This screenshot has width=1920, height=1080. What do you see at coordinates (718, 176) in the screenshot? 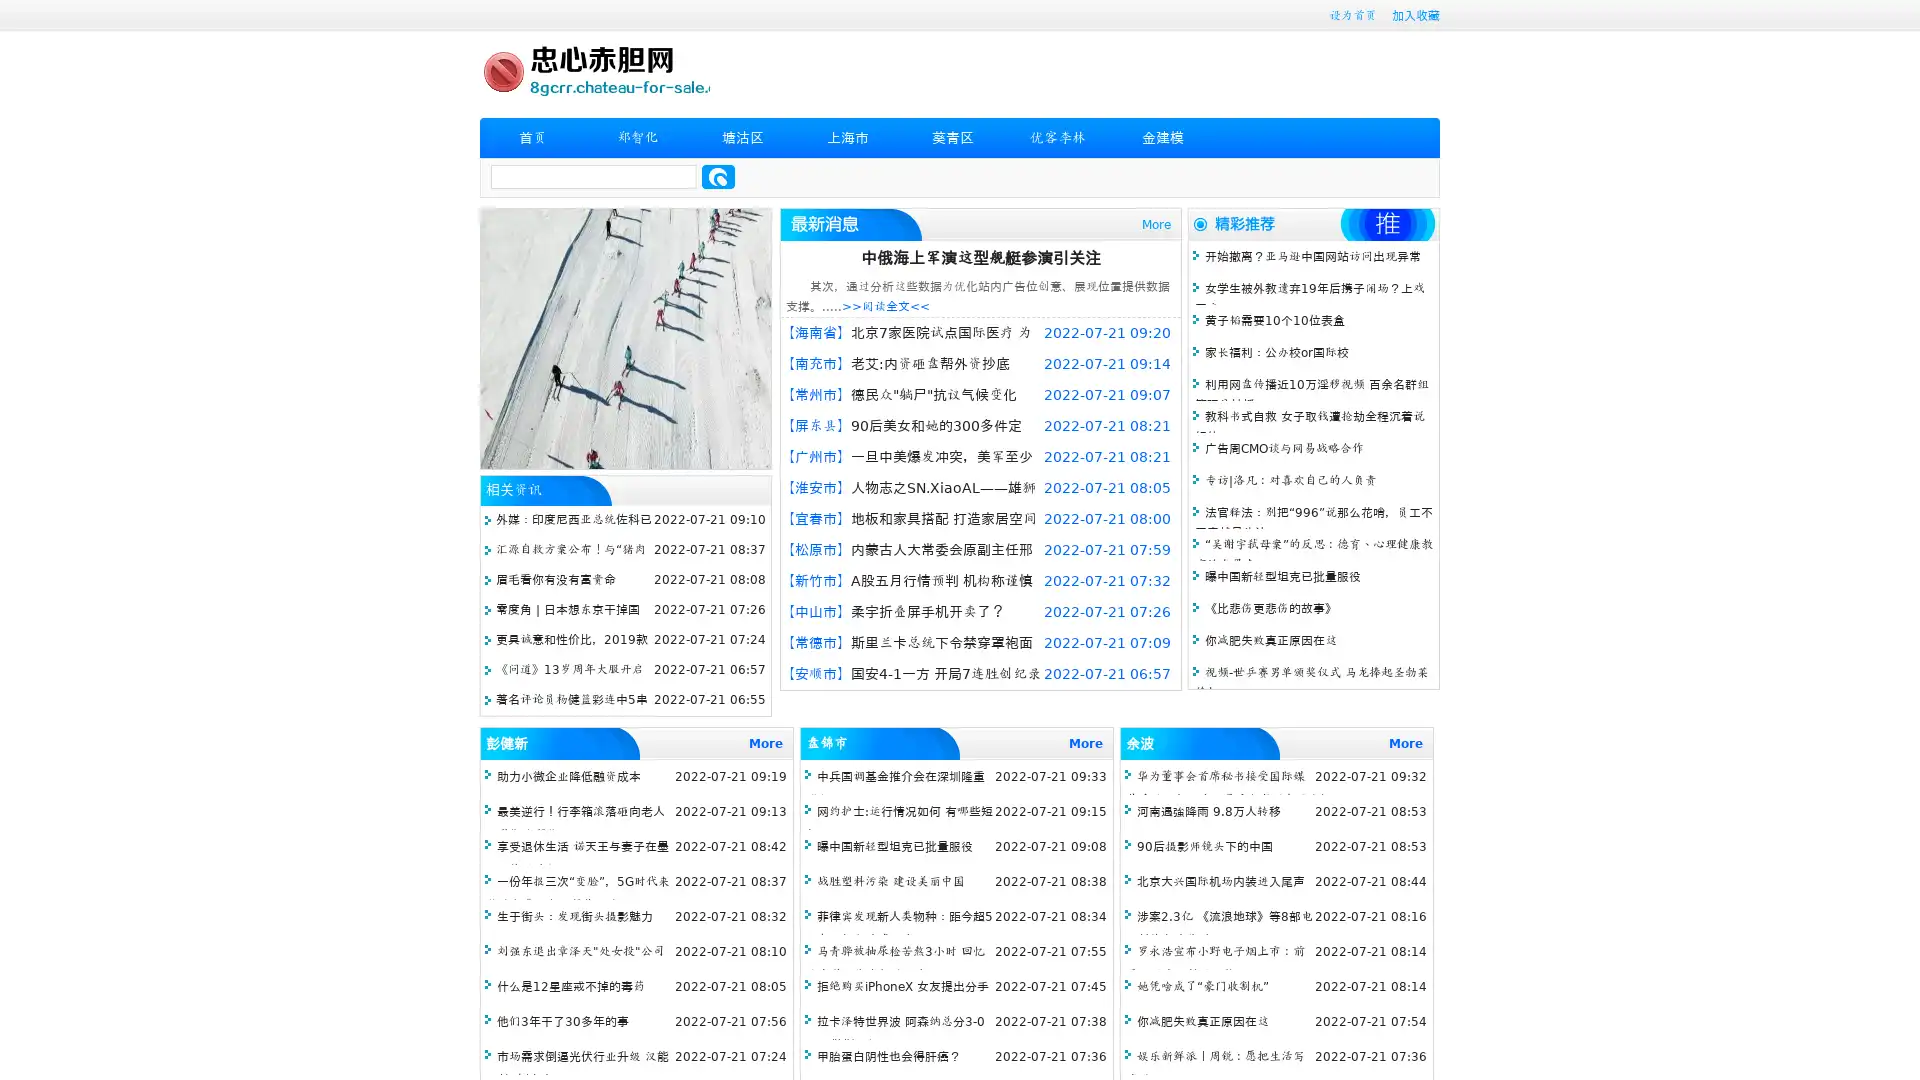
I see `Search` at bounding box center [718, 176].